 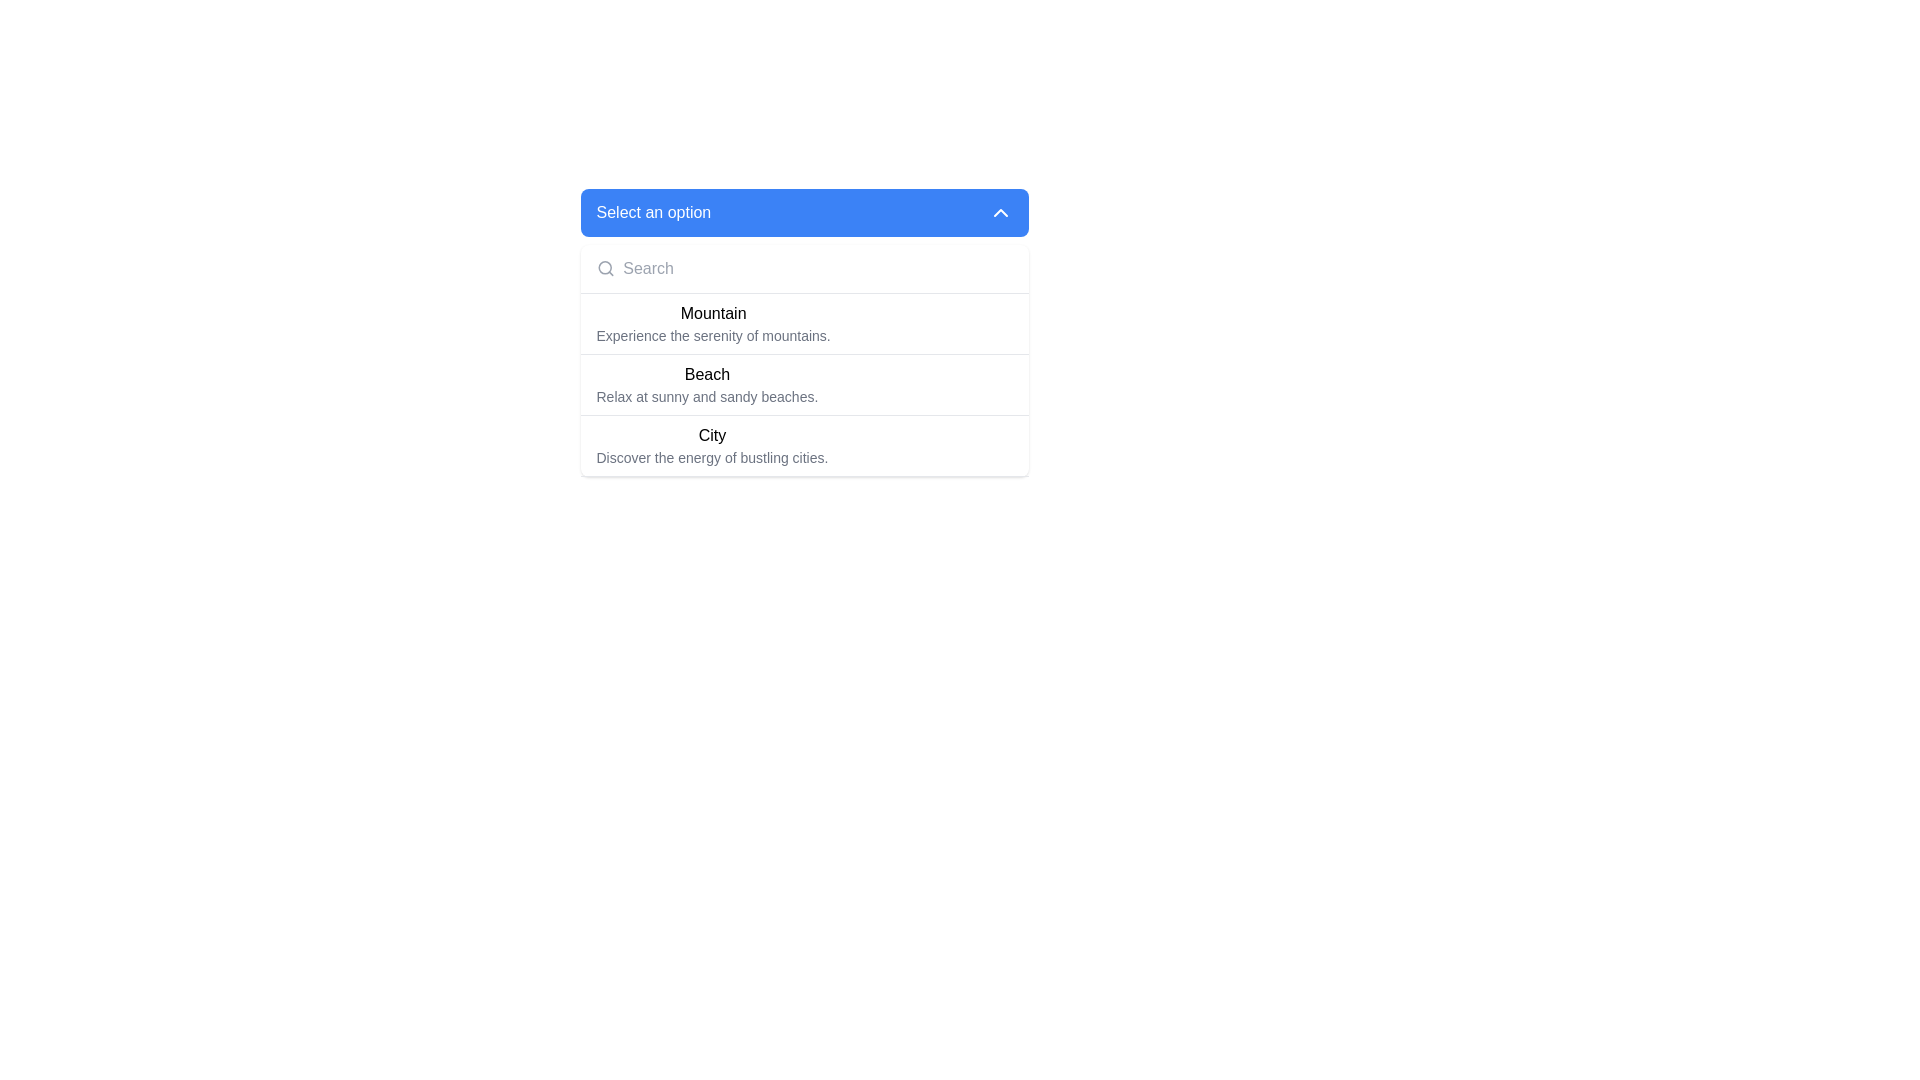 What do you see at coordinates (804, 385) in the screenshot?
I see `the 'Beach' category selectable list item in the dropdown menu` at bounding box center [804, 385].